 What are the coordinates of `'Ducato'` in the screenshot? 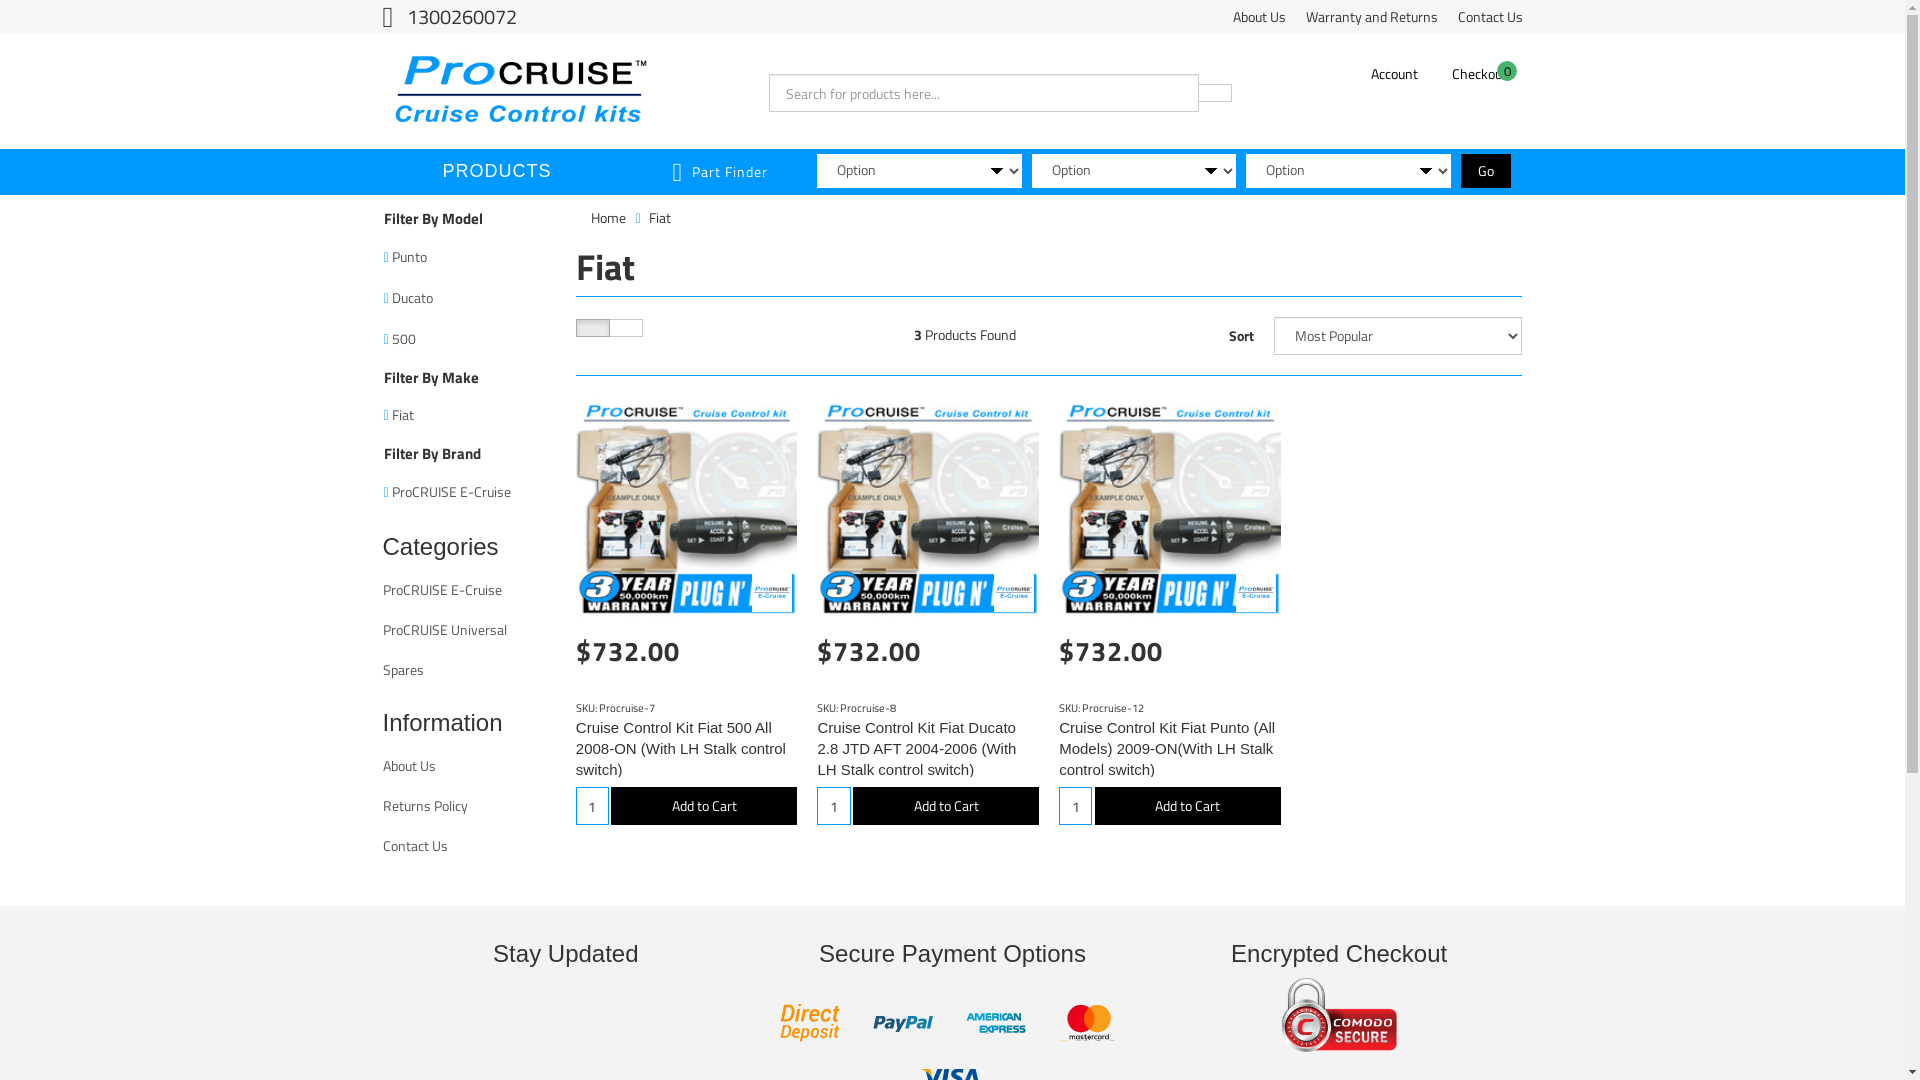 It's located at (468, 298).